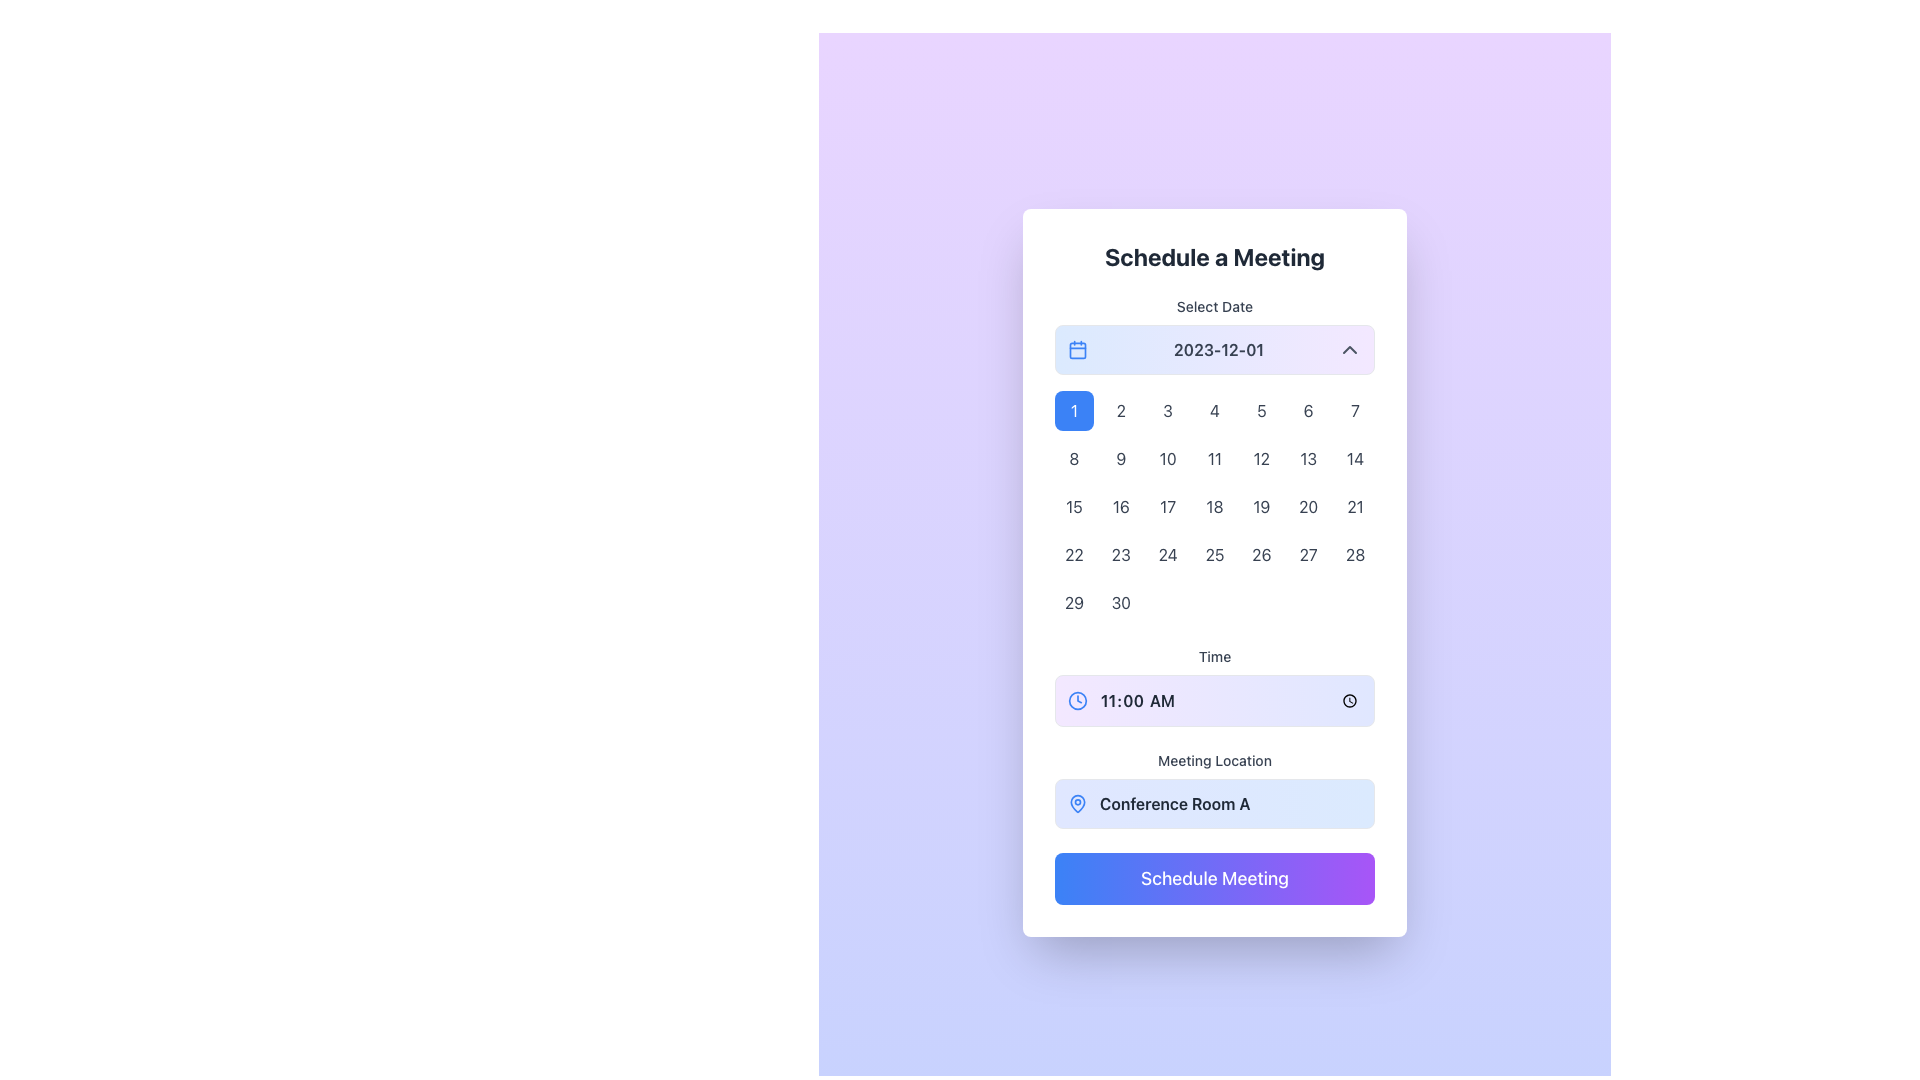 The height and width of the screenshot is (1080, 1920). What do you see at coordinates (1218, 349) in the screenshot?
I see `the Text Label displaying the date '2023-12-01'` at bounding box center [1218, 349].